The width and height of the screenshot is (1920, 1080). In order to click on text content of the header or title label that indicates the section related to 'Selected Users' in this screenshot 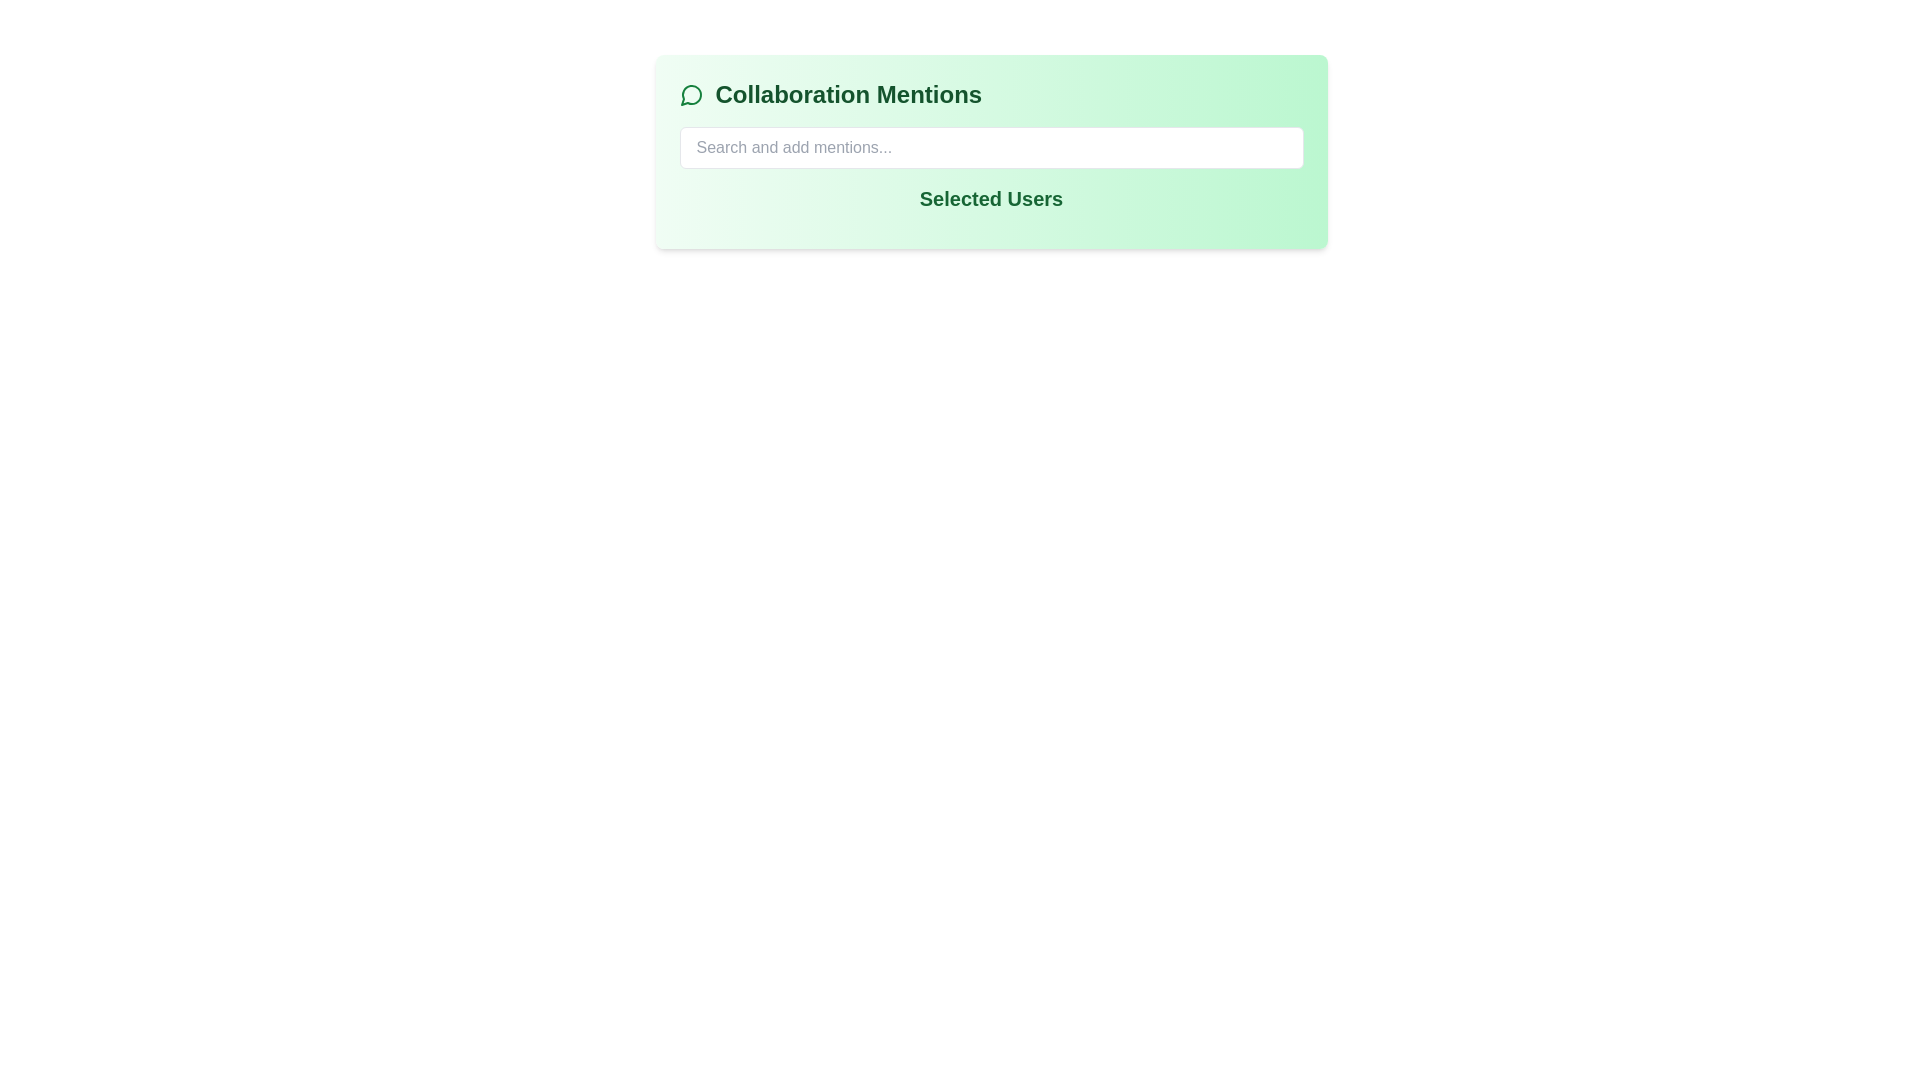, I will do `click(991, 199)`.